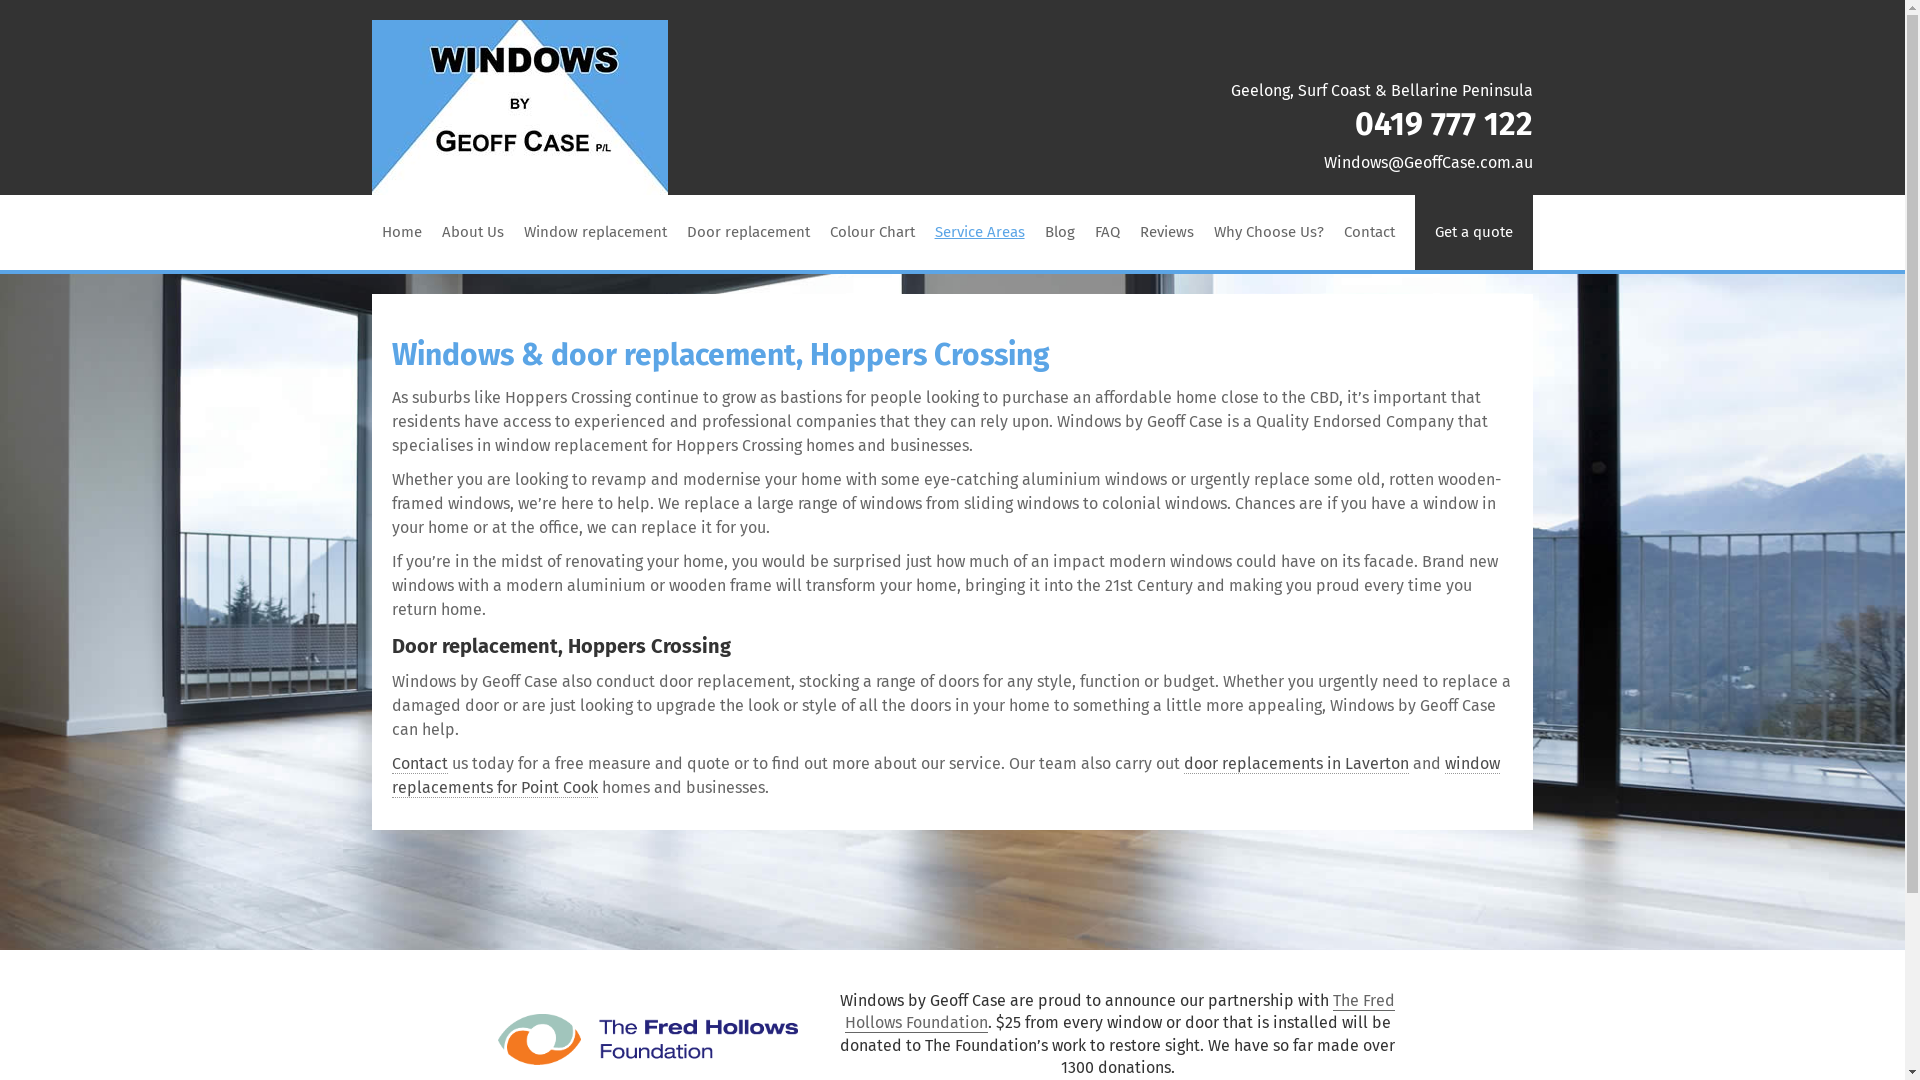 The width and height of the screenshot is (1920, 1080). What do you see at coordinates (1166, 231) in the screenshot?
I see `'Reviews'` at bounding box center [1166, 231].